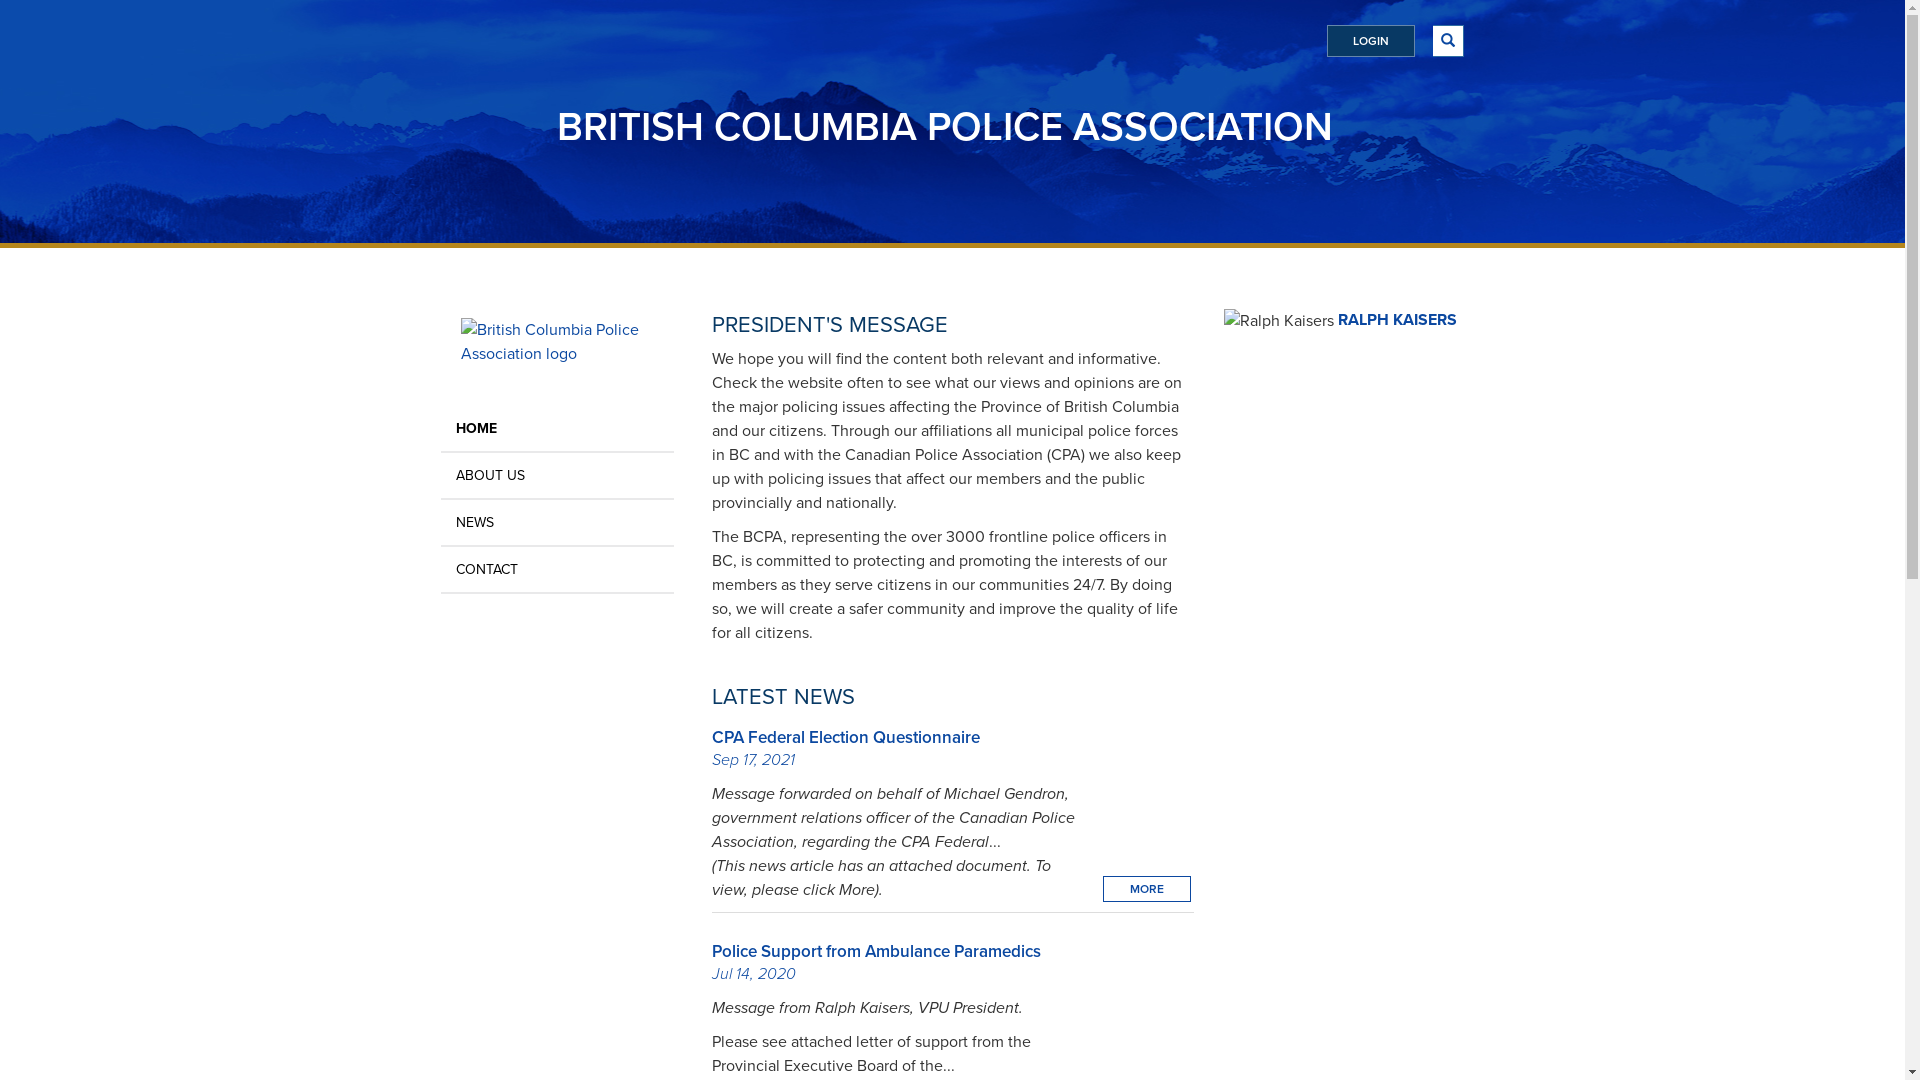 The width and height of the screenshot is (1920, 1080). Describe the element at coordinates (1368, 41) in the screenshot. I see `'LOGIN'` at that location.